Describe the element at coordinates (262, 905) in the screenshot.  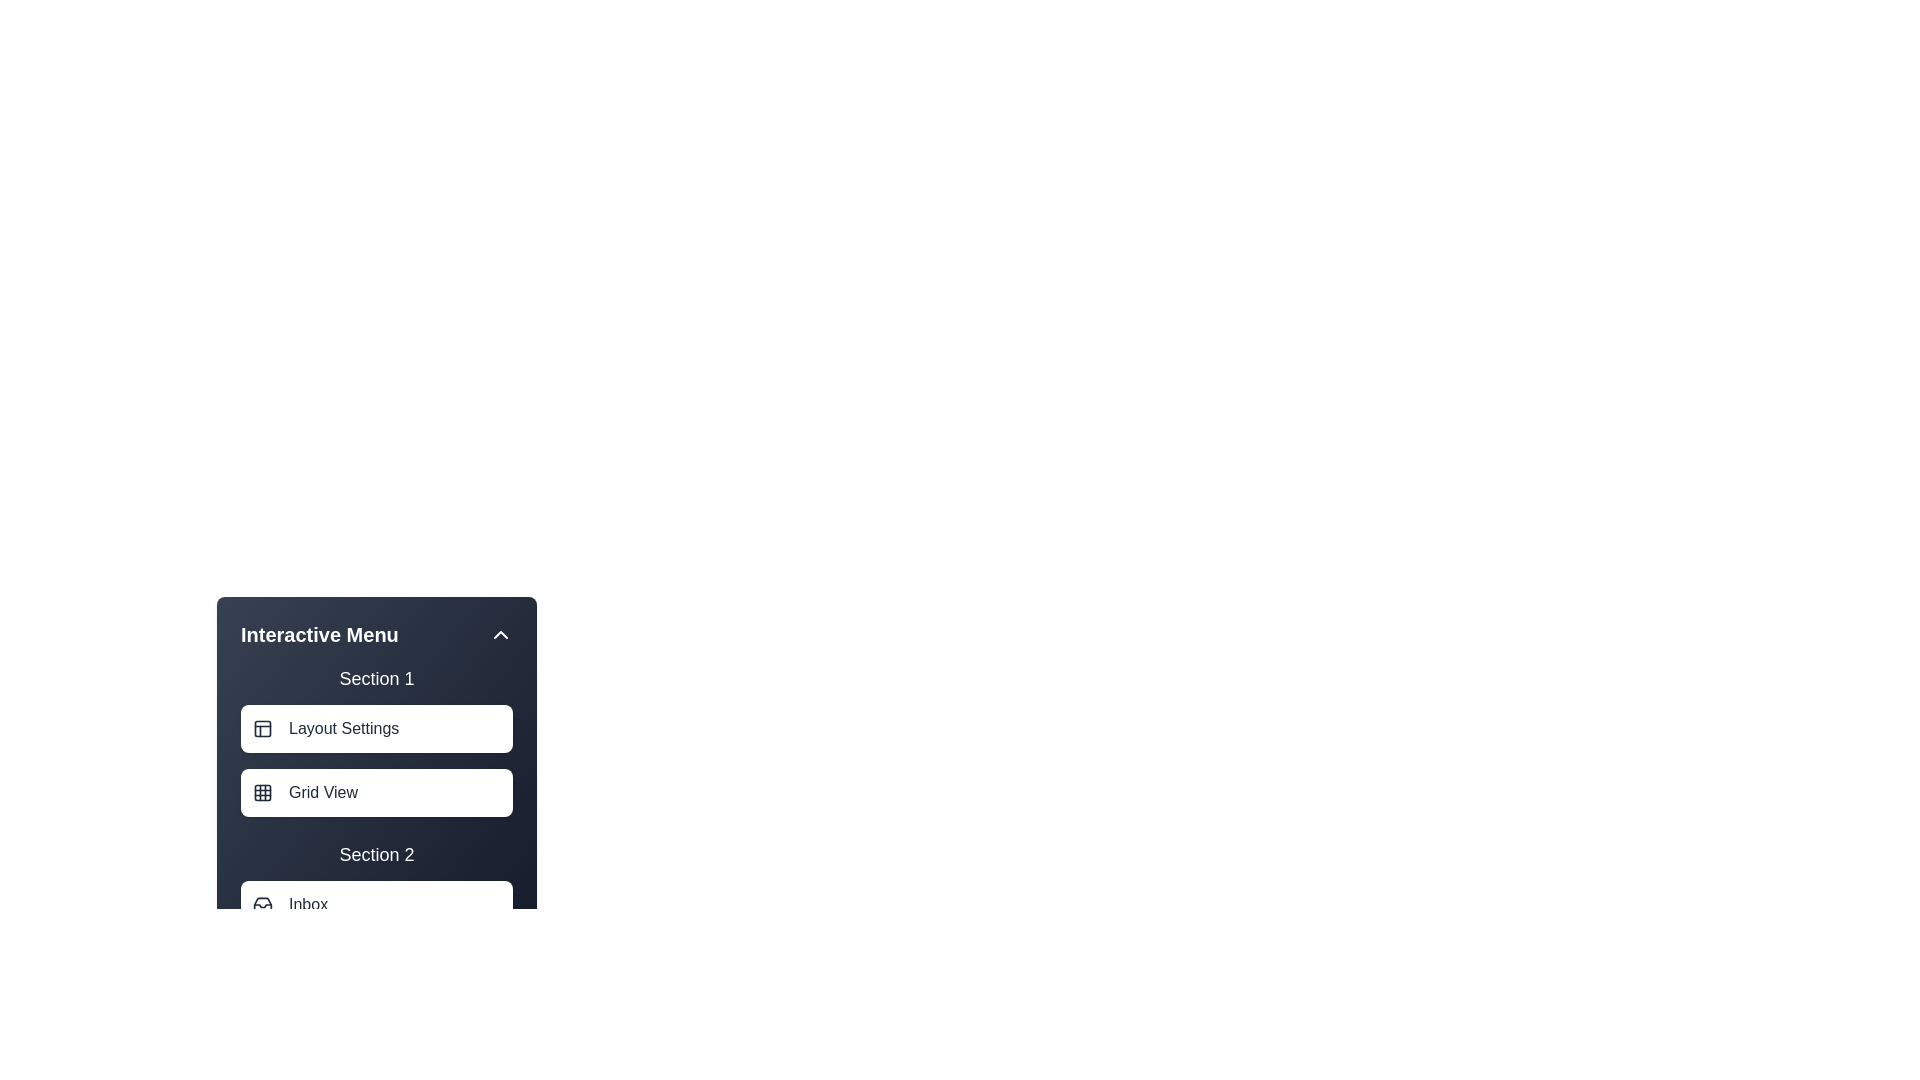
I see `the icon associated with Inbox` at that location.